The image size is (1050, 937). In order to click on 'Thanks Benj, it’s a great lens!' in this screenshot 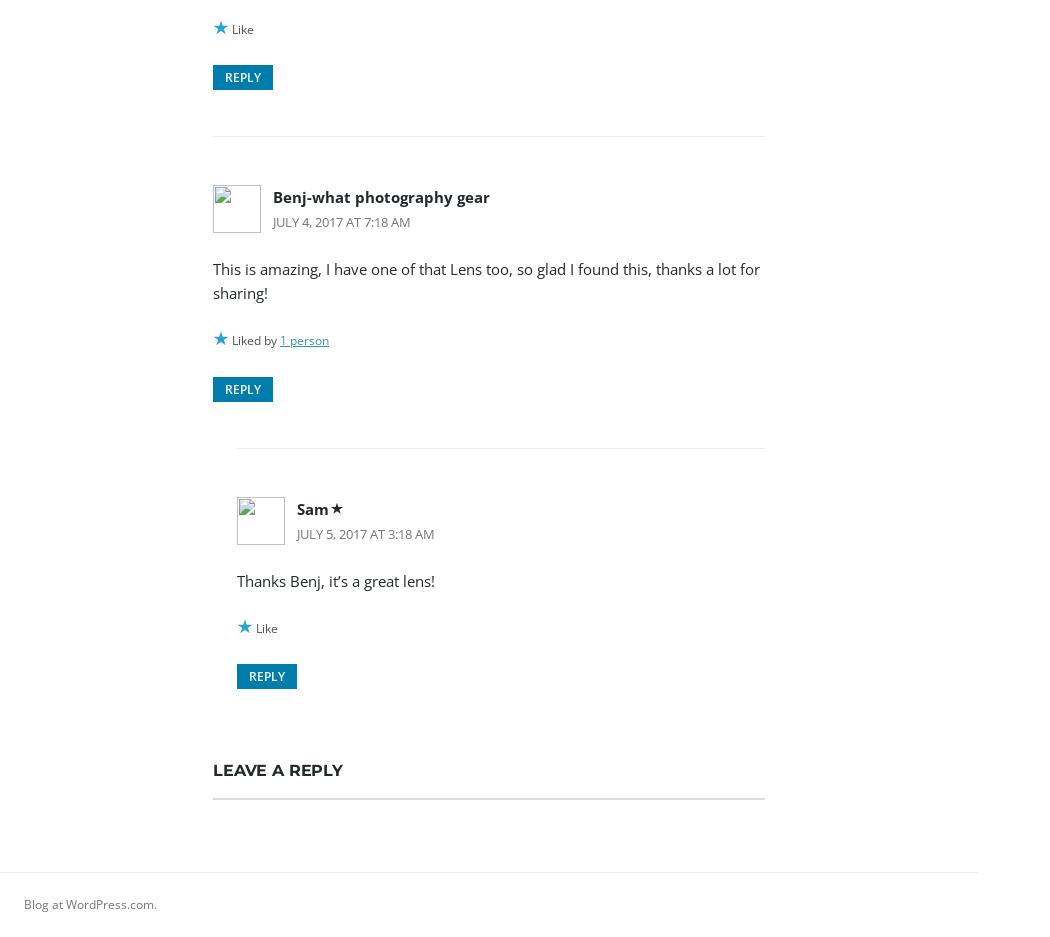, I will do `click(336, 579)`.